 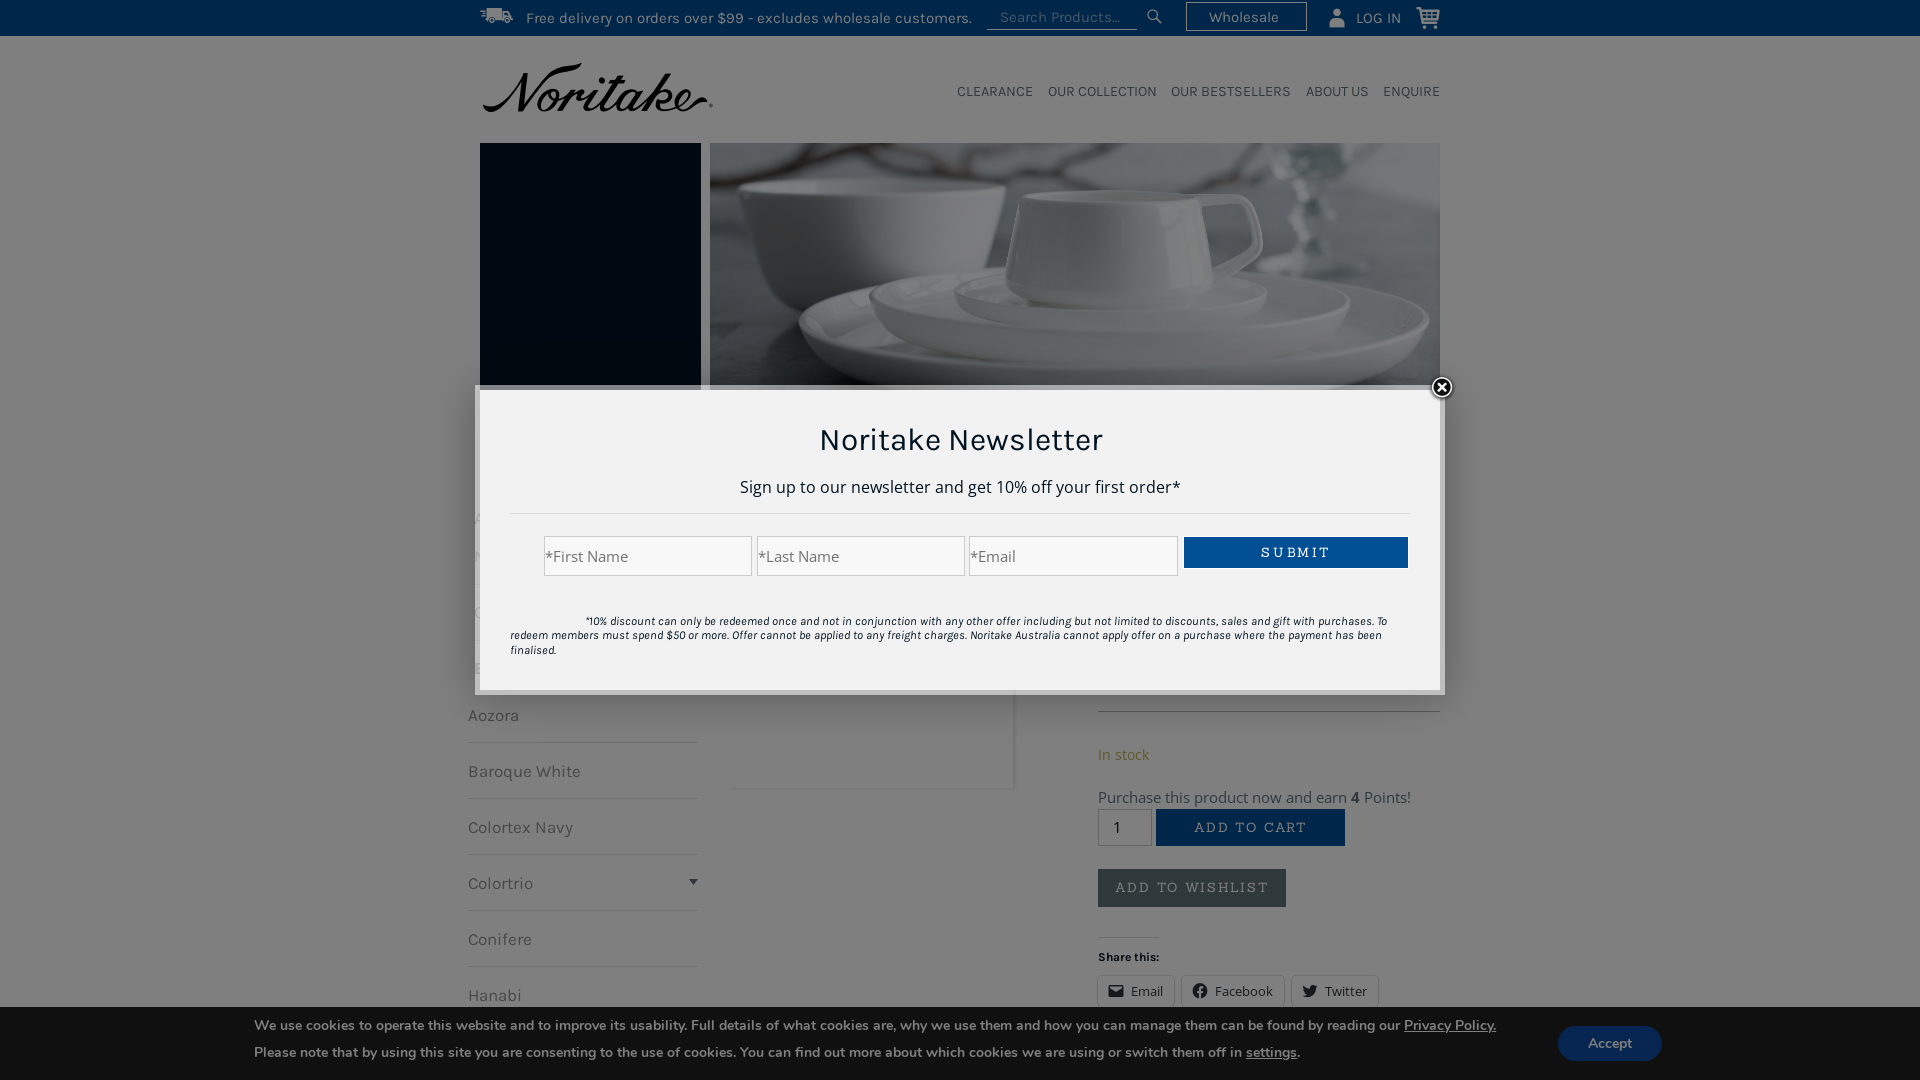 What do you see at coordinates (520, 1048) in the screenshot?
I see `'Le Restaurant'` at bounding box center [520, 1048].